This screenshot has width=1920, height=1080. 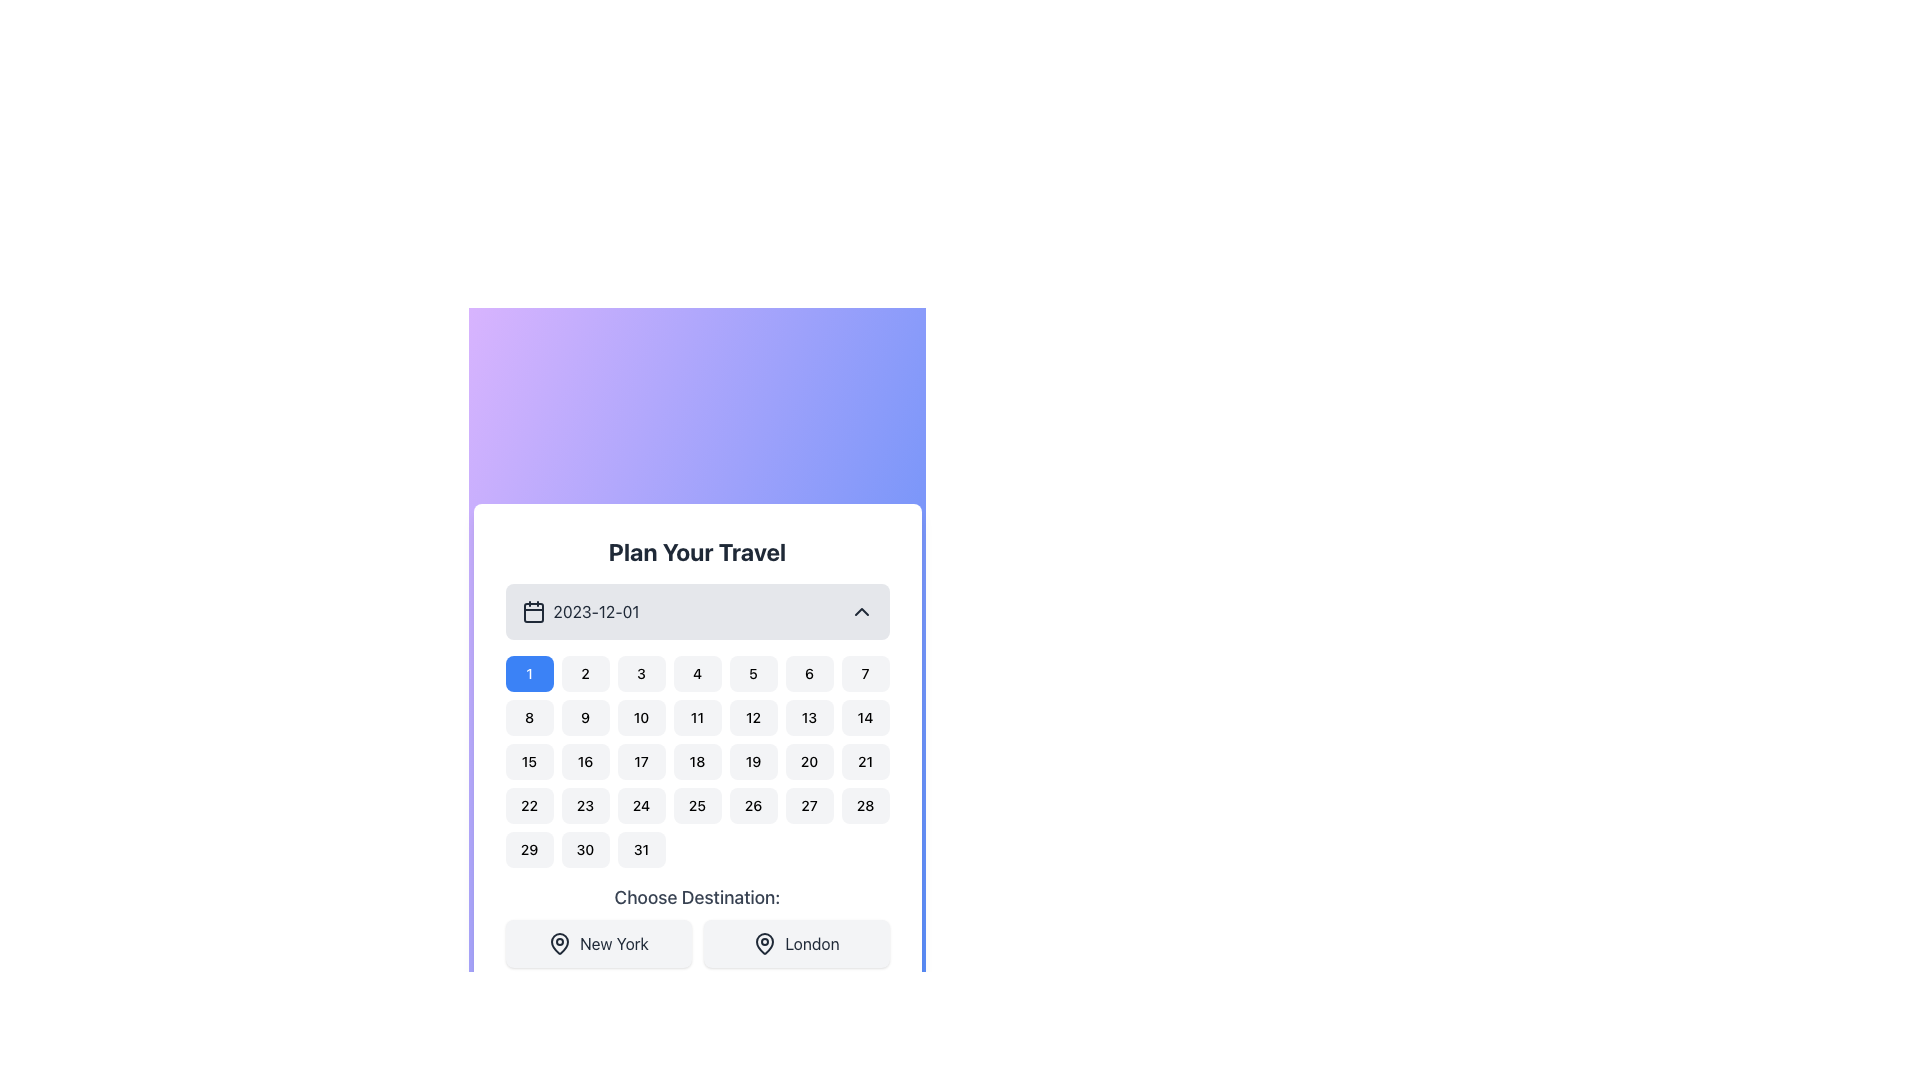 What do you see at coordinates (641, 805) in the screenshot?
I see `the small rectangular button with rounded borders labeled '24'` at bounding box center [641, 805].